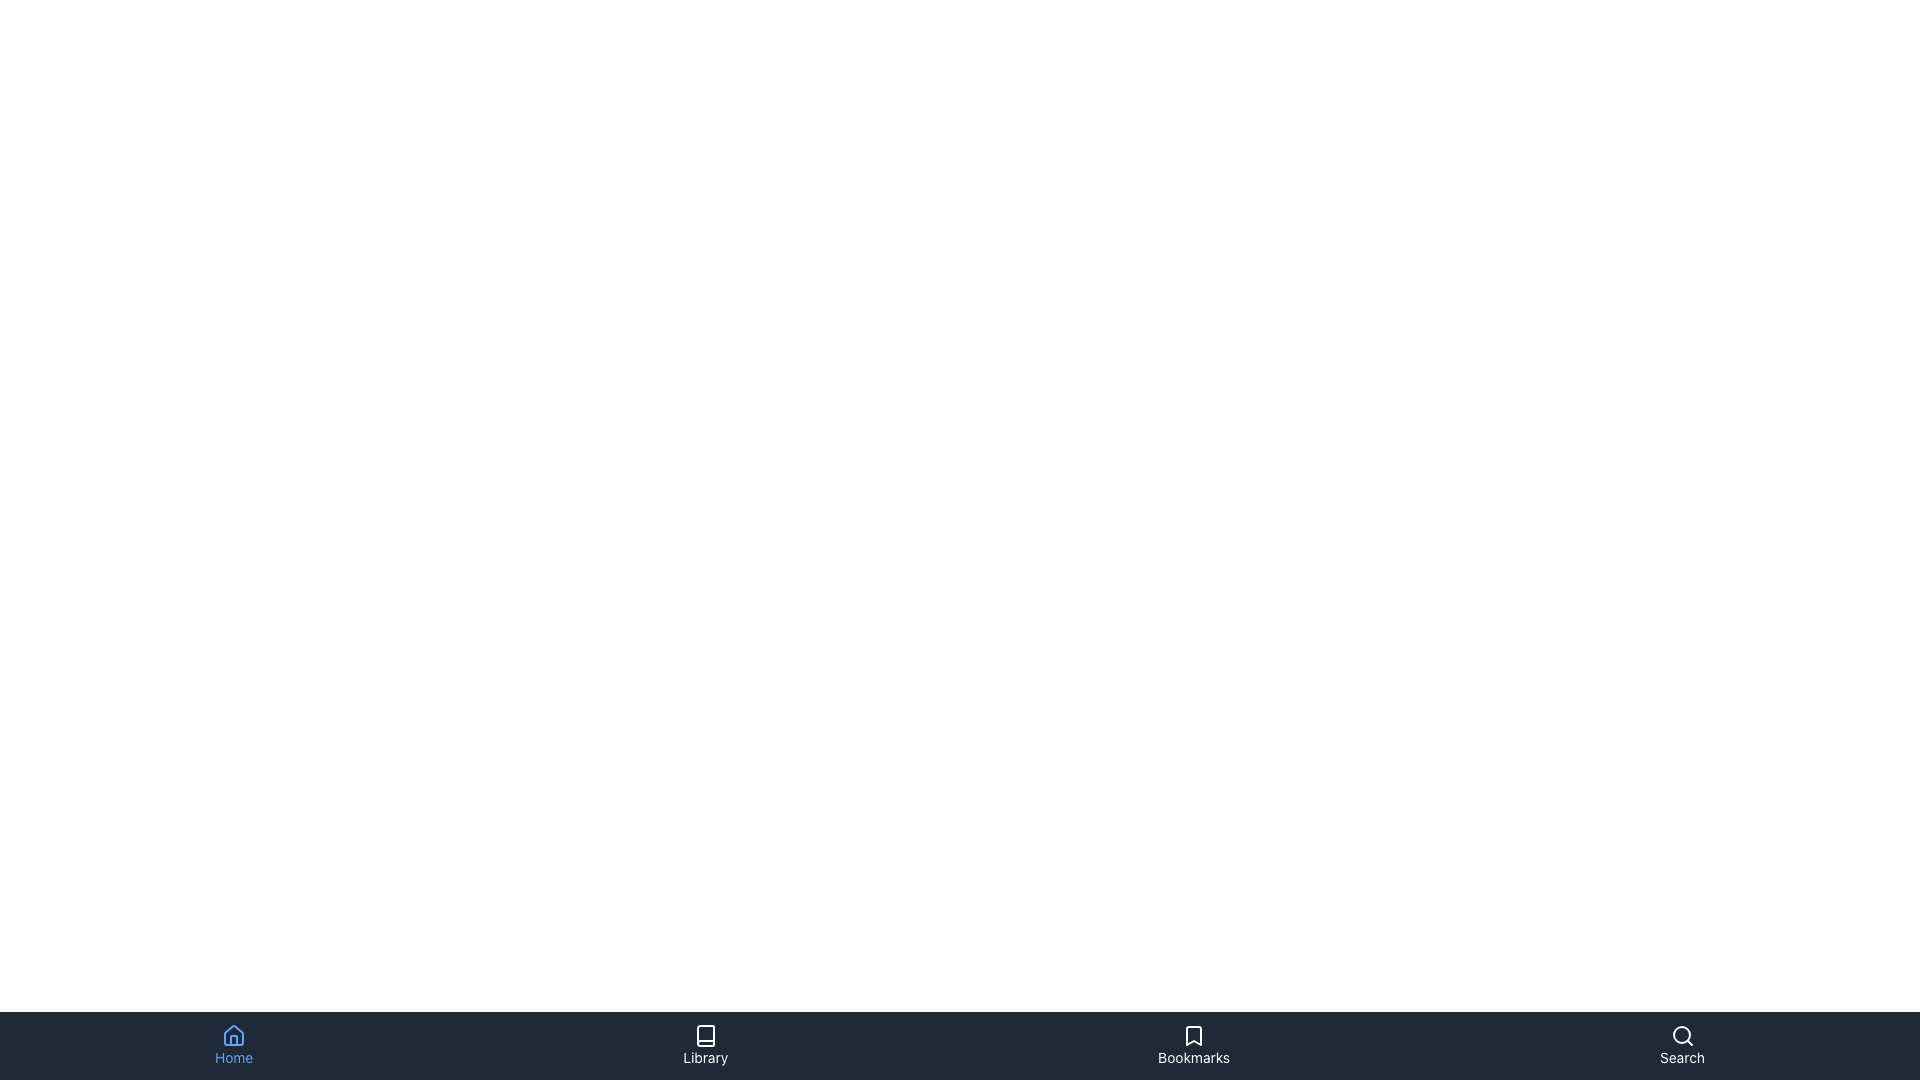 This screenshot has width=1920, height=1080. I want to click on the stylized book icon button in the bottom navigation bar, so click(705, 1035).